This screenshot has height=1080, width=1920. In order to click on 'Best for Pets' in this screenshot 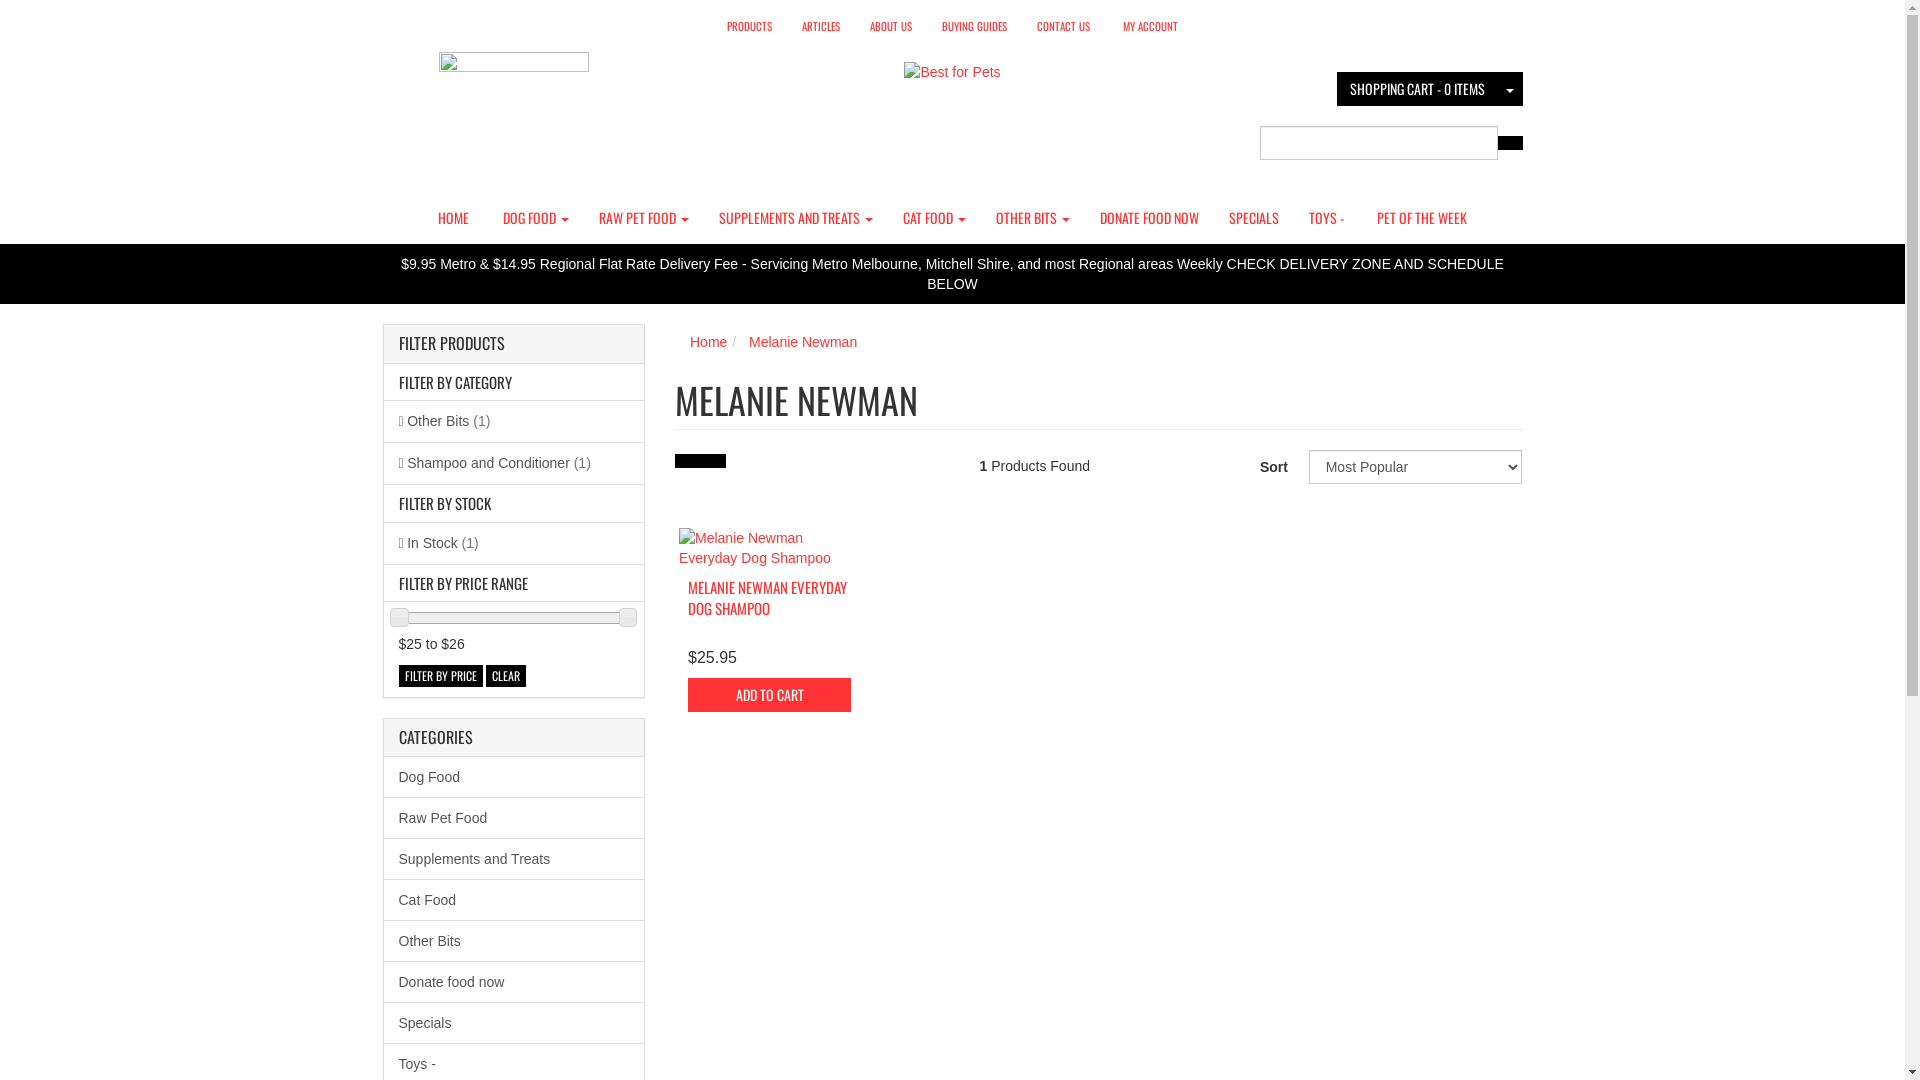, I will do `click(902, 64)`.